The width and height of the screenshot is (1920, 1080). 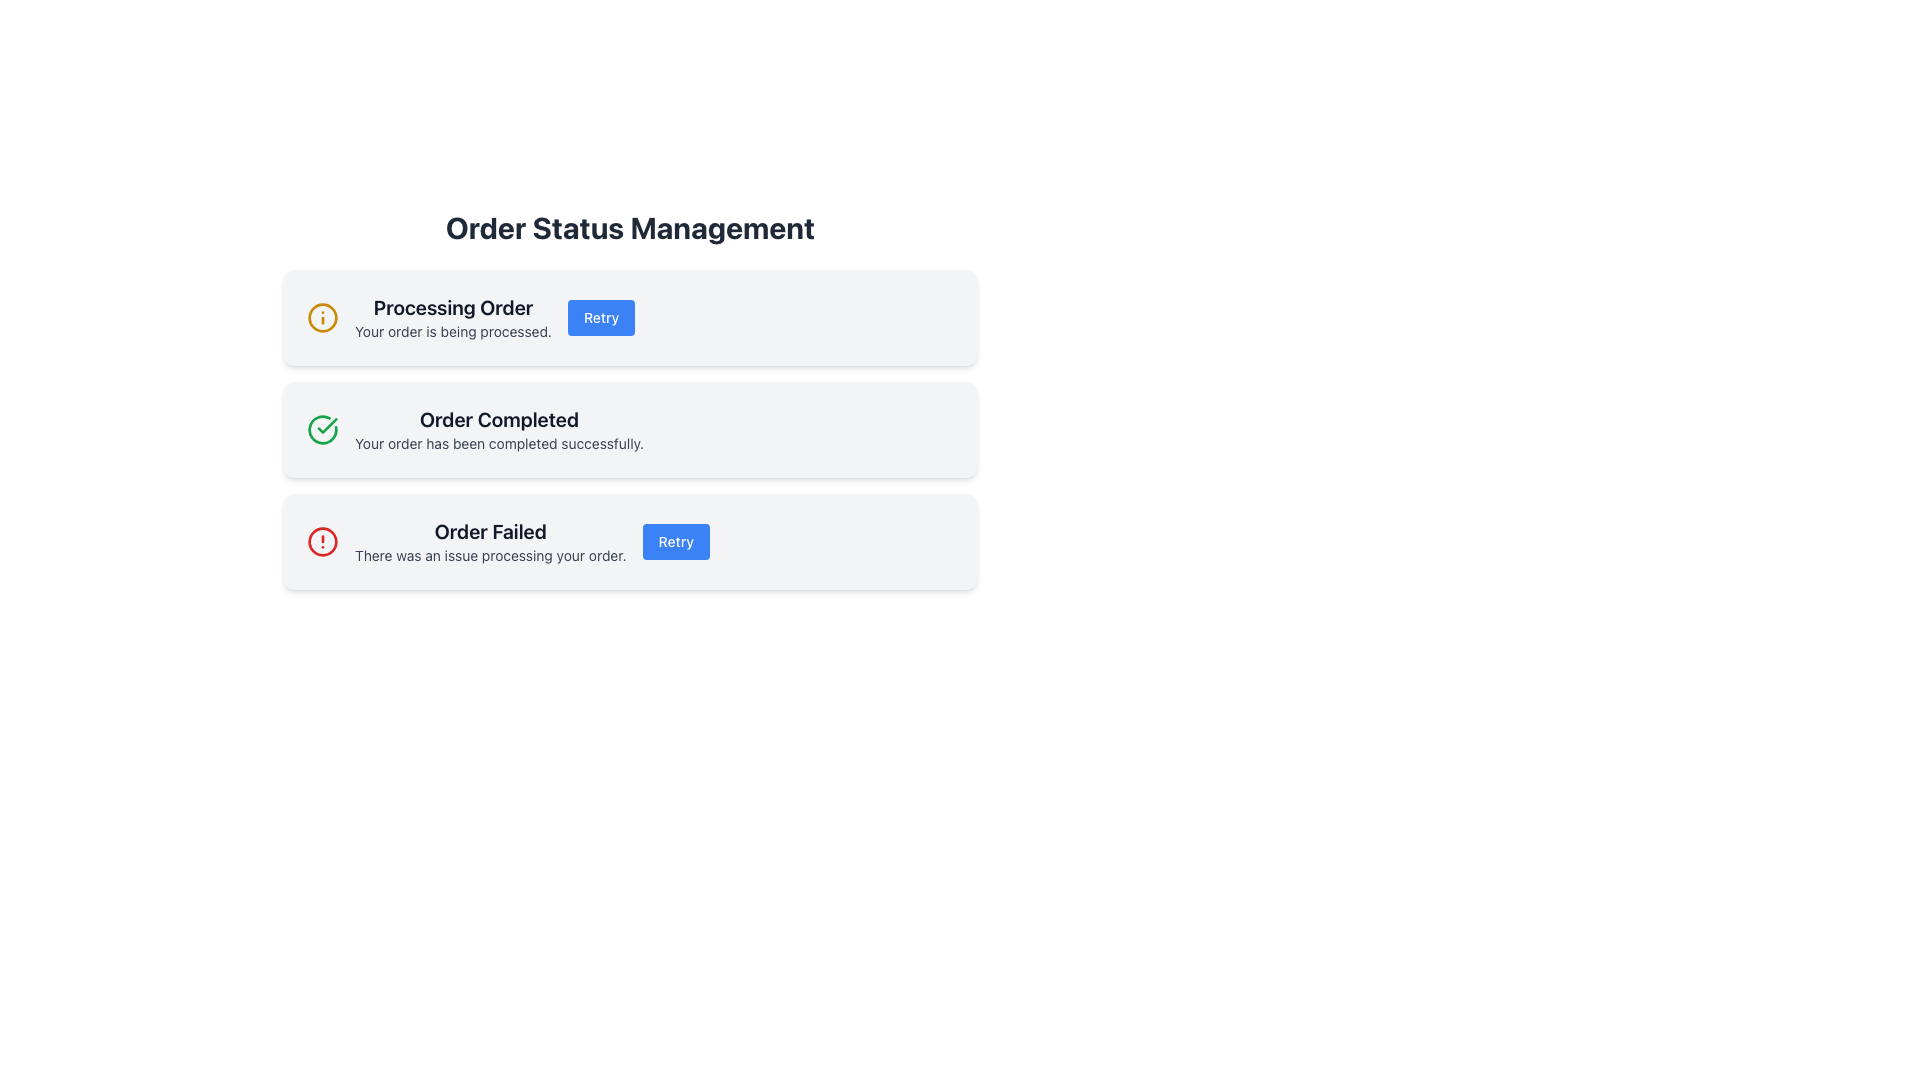 I want to click on displayed order processing status text from the main content of the notification box, which is positioned above 'Order Completed' and 'Order Failed', so click(x=452, y=316).